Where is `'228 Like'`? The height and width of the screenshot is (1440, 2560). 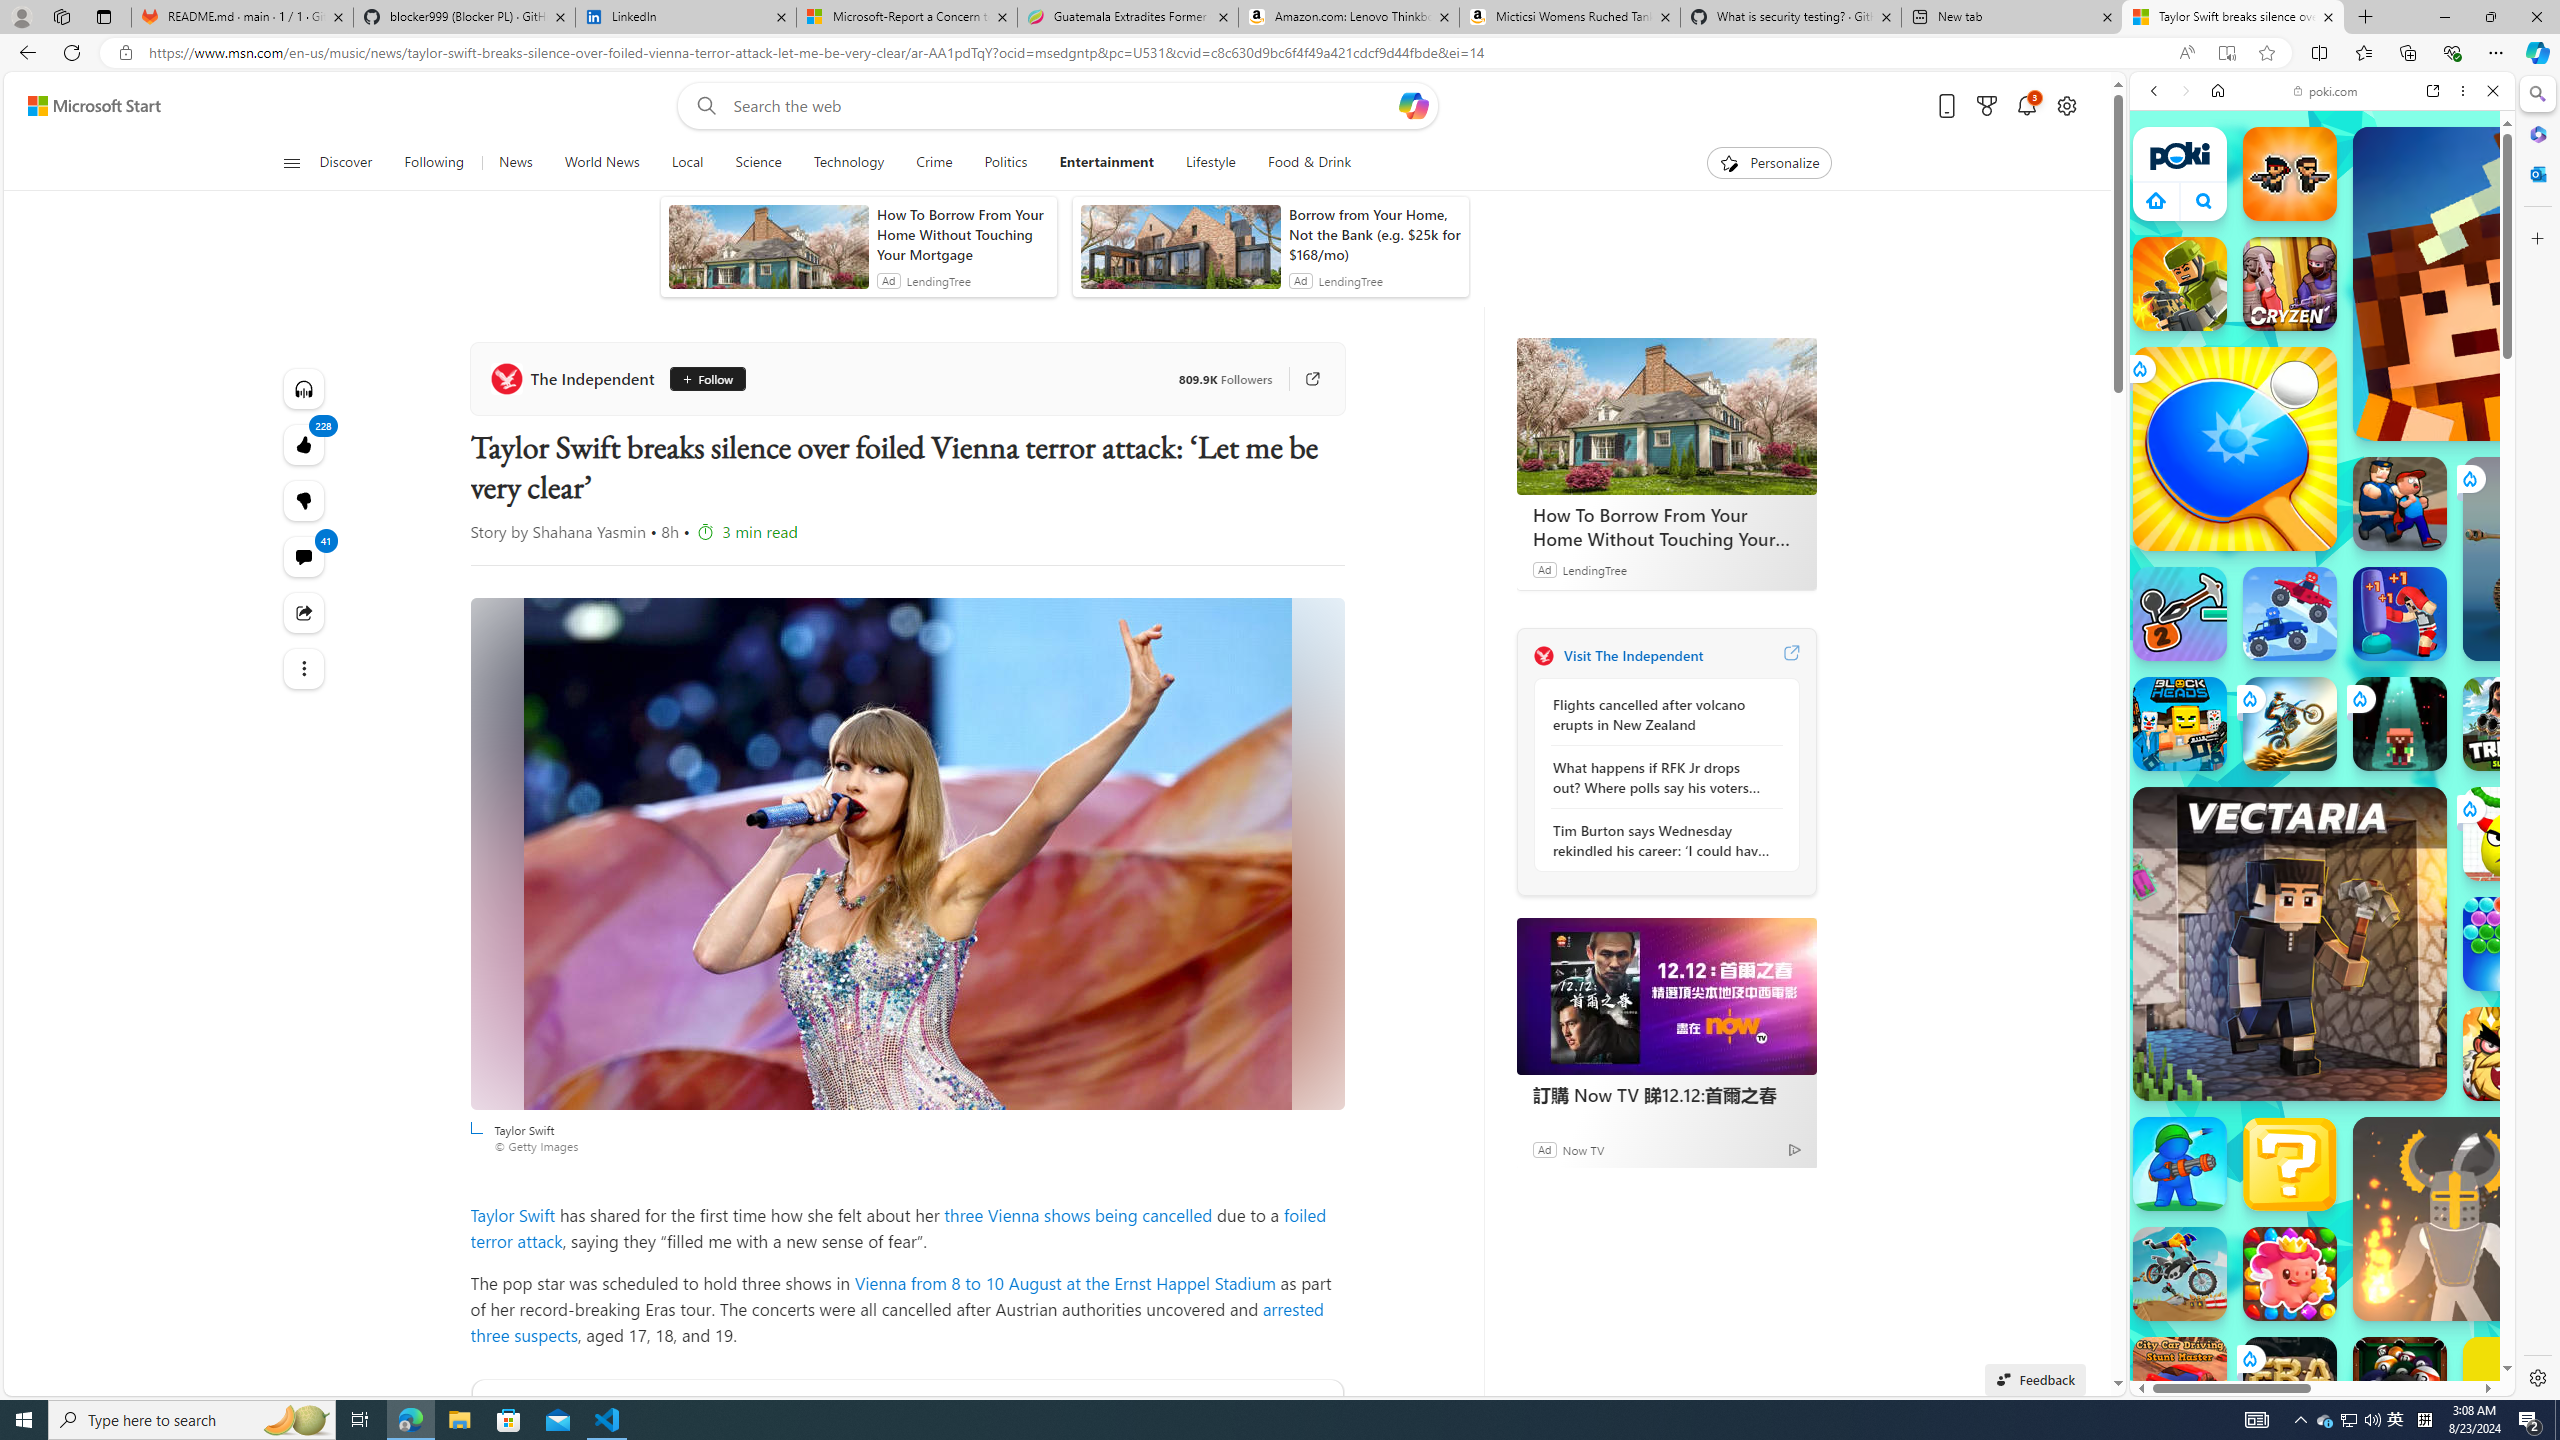 '228 Like' is located at coordinates (303, 444).